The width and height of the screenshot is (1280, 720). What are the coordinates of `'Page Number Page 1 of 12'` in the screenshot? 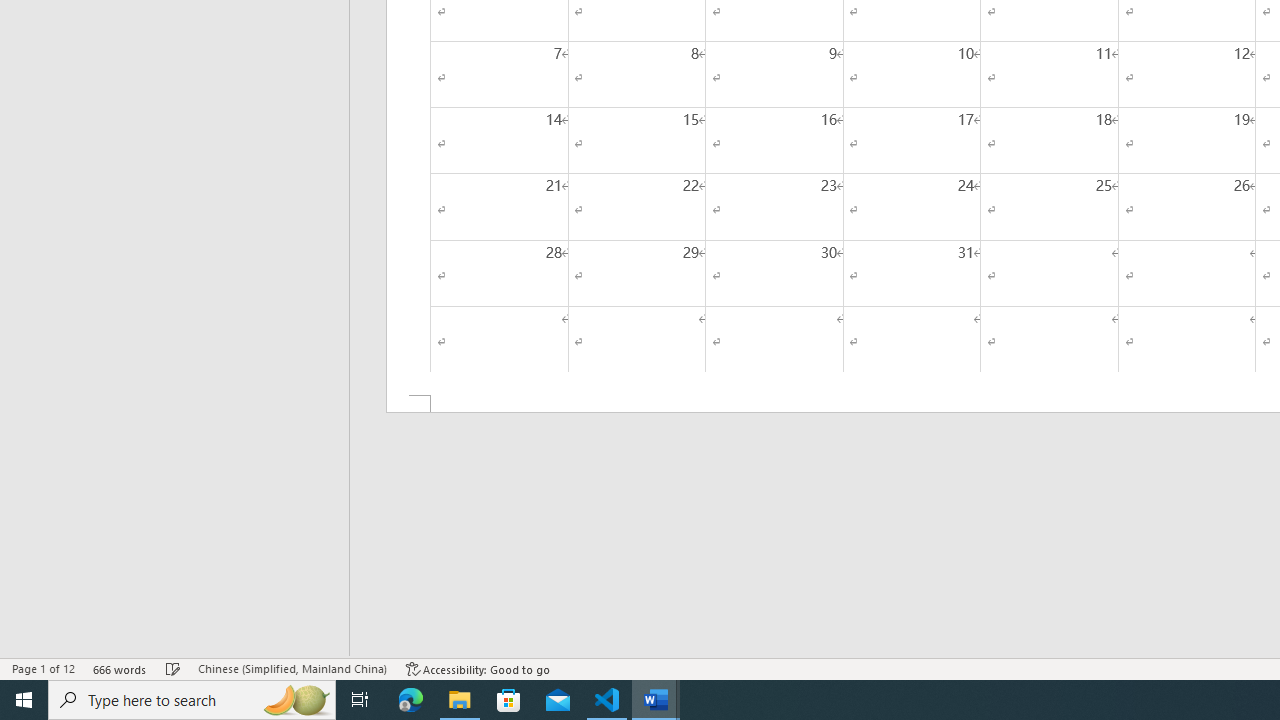 It's located at (43, 669).